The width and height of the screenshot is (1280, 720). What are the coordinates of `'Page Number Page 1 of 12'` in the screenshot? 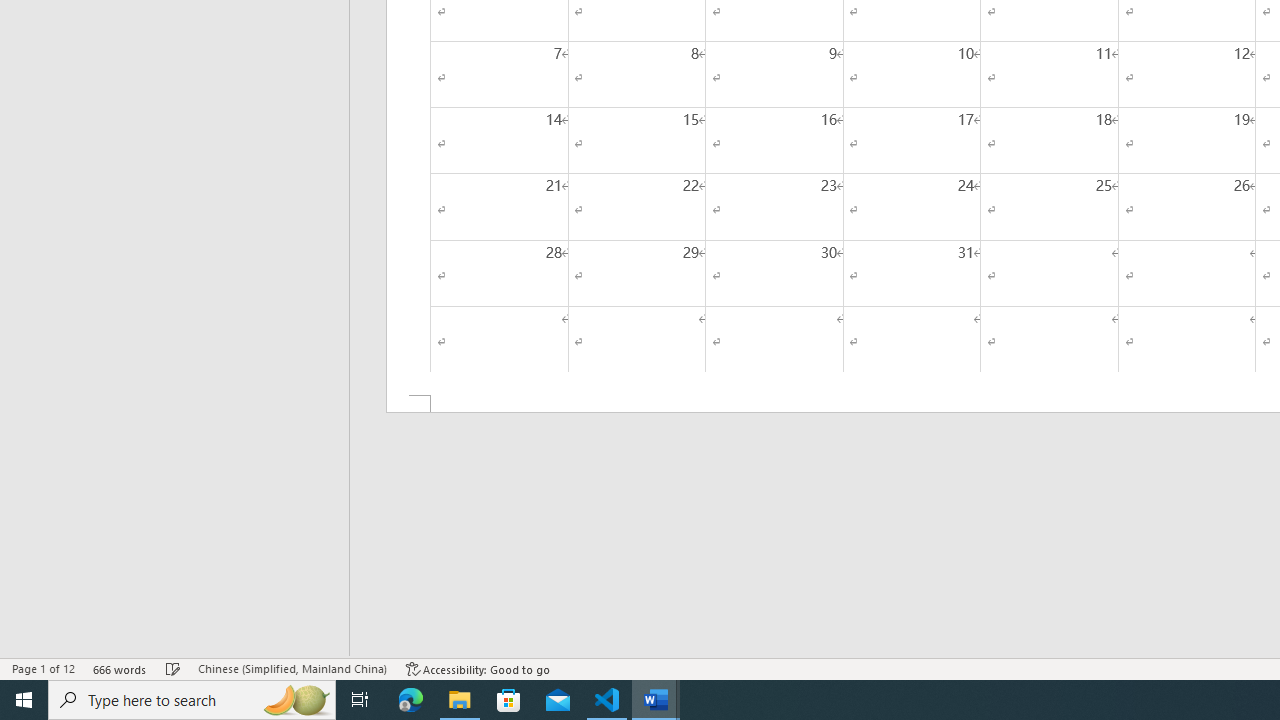 It's located at (43, 669).